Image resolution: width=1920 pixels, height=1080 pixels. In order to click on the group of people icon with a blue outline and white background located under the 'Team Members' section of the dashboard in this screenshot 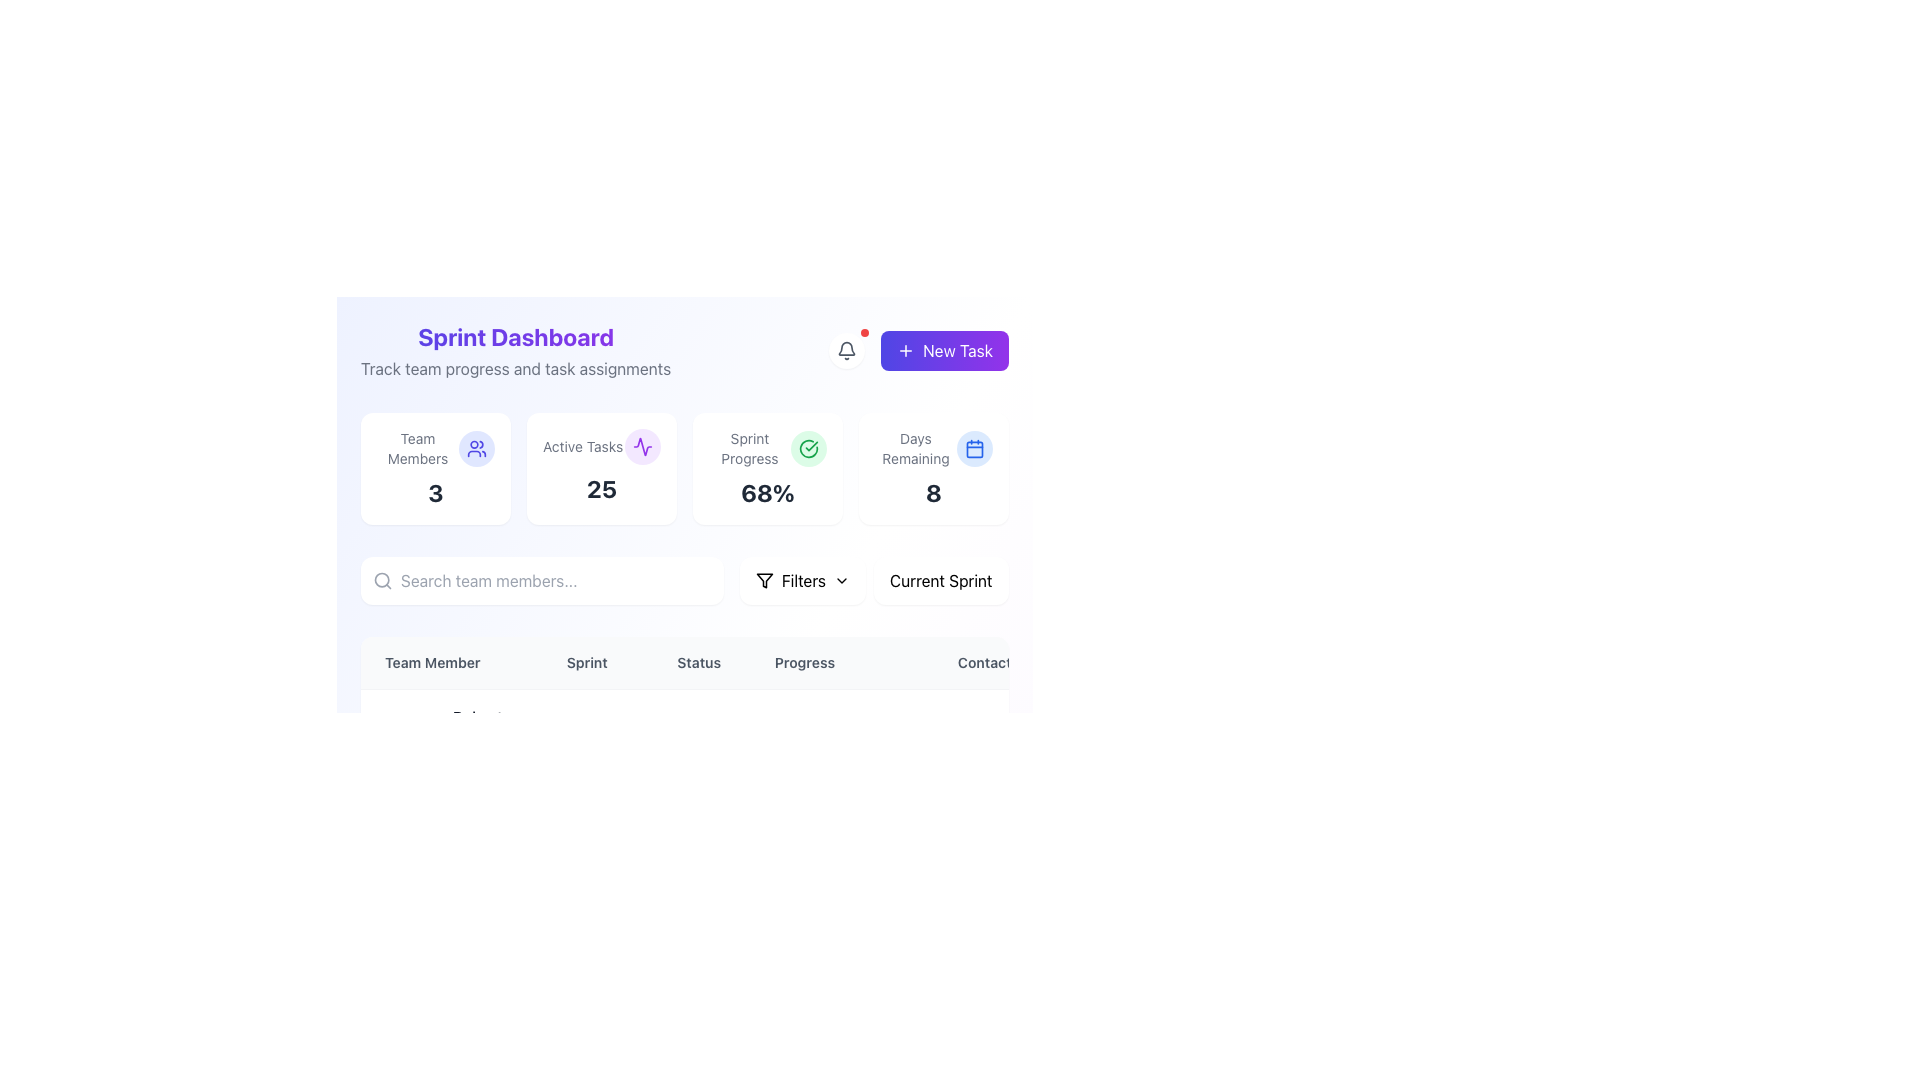, I will do `click(475, 447)`.